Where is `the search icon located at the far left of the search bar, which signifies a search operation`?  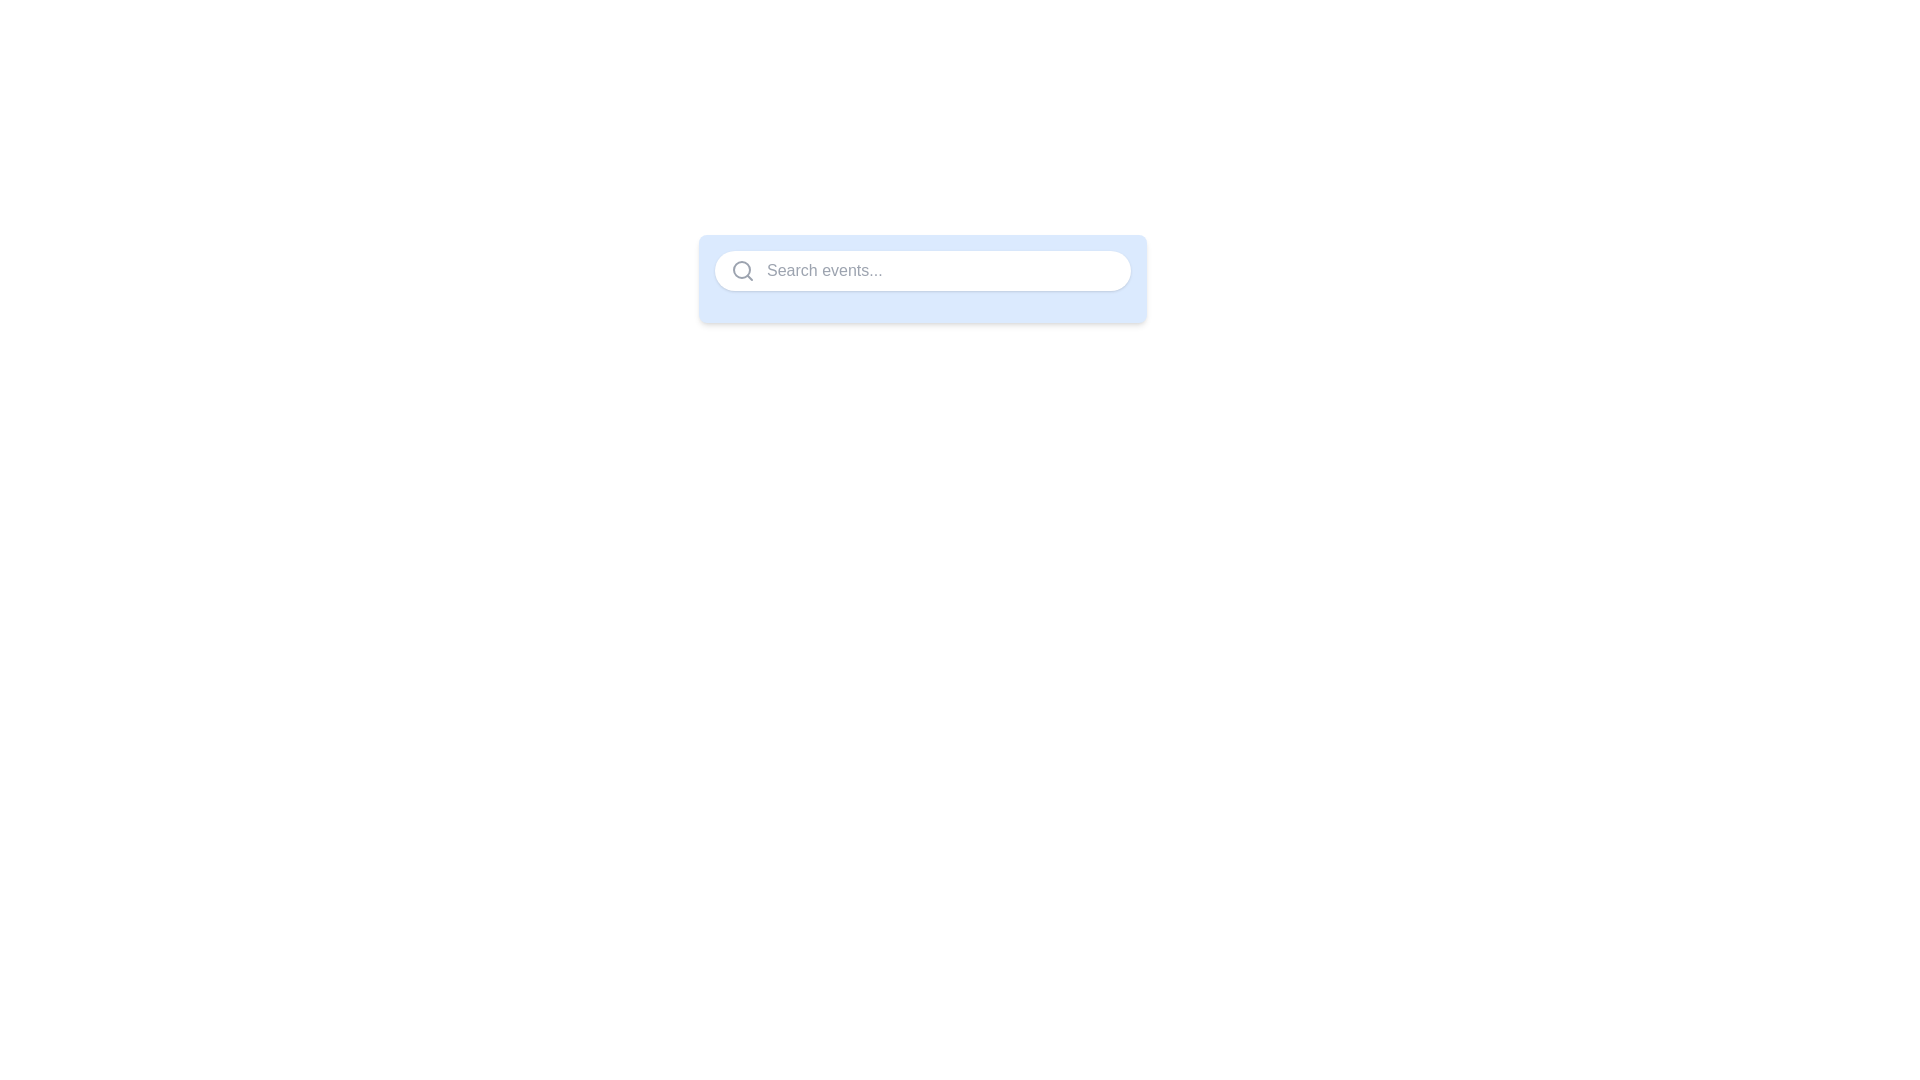 the search icon located at the far left of the search bar, which signifies a search operation is located at coordinates (742, 270).